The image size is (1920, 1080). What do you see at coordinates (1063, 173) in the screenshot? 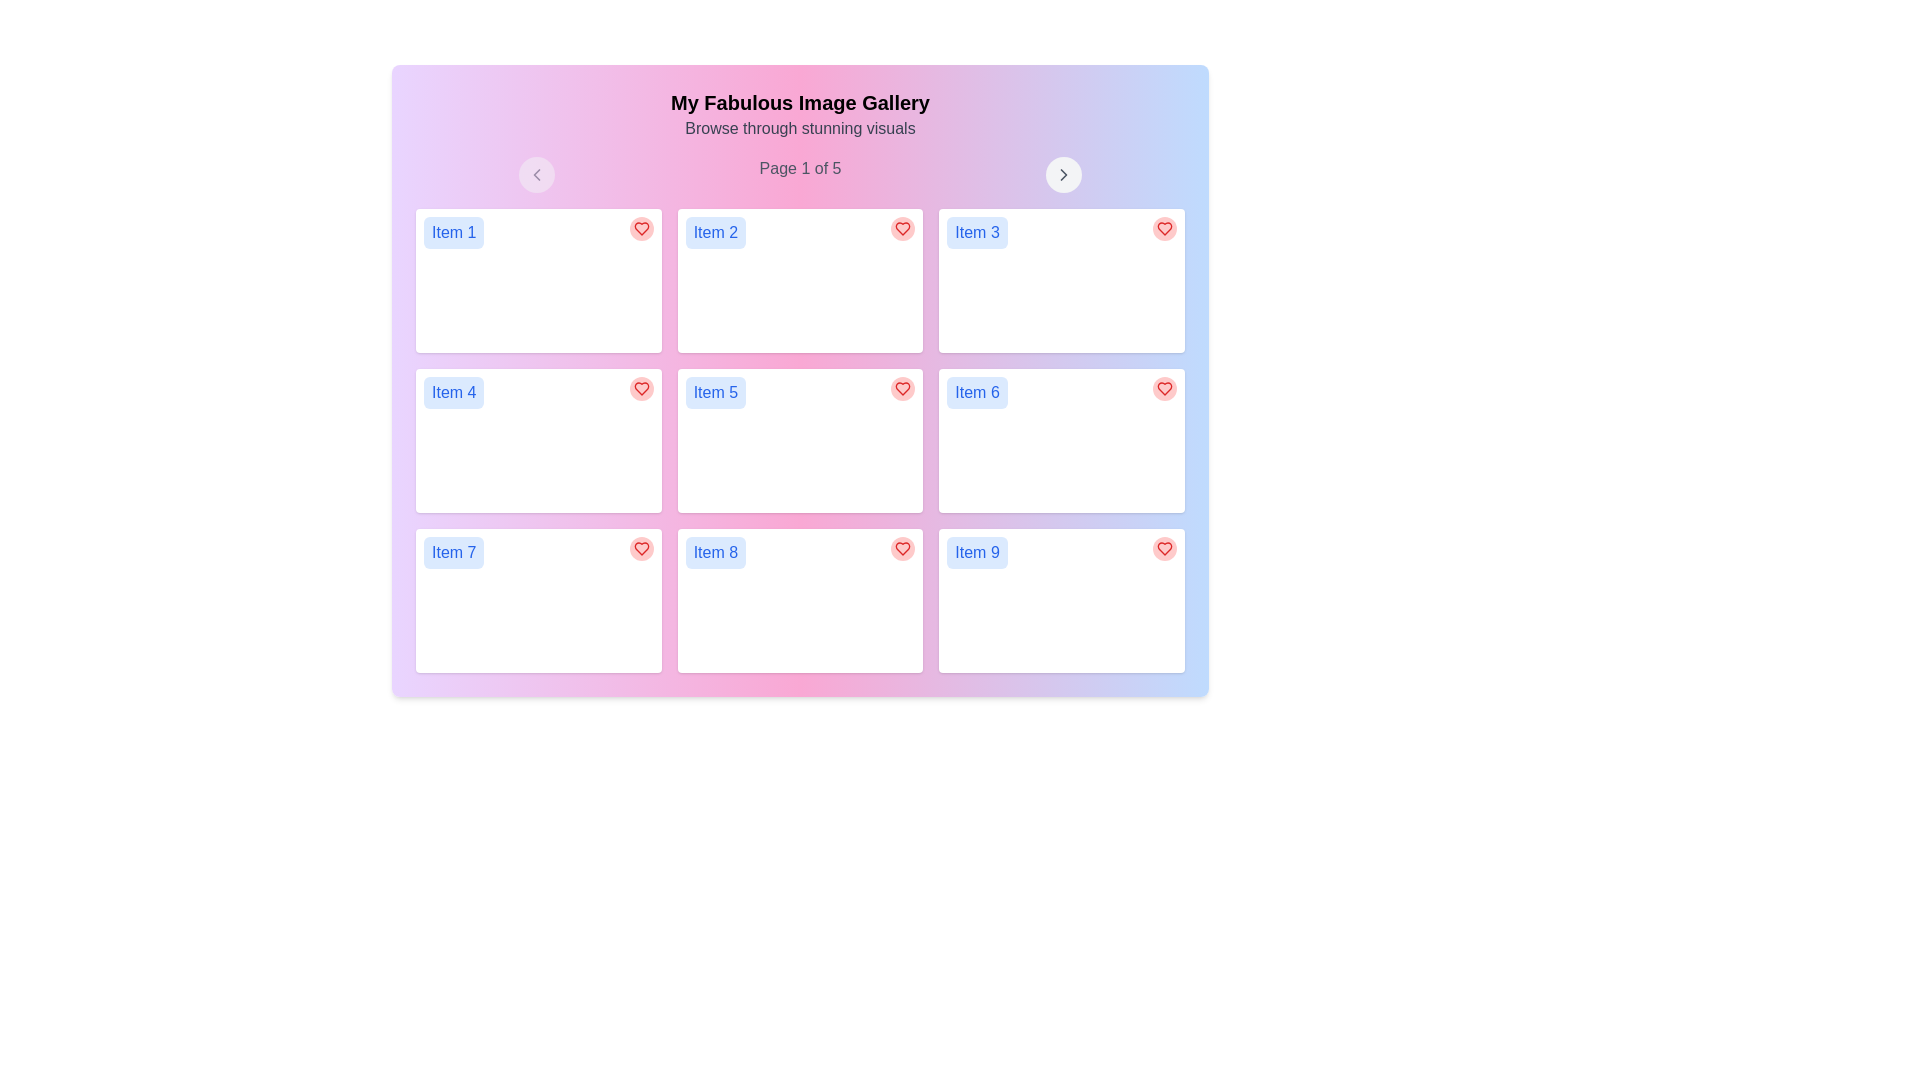
I see `the Chevron-Right navigation button located at the top right of the page navigation header, which allows users to proceed to the next page of the image gallery` at bounding box center [1063, 173].